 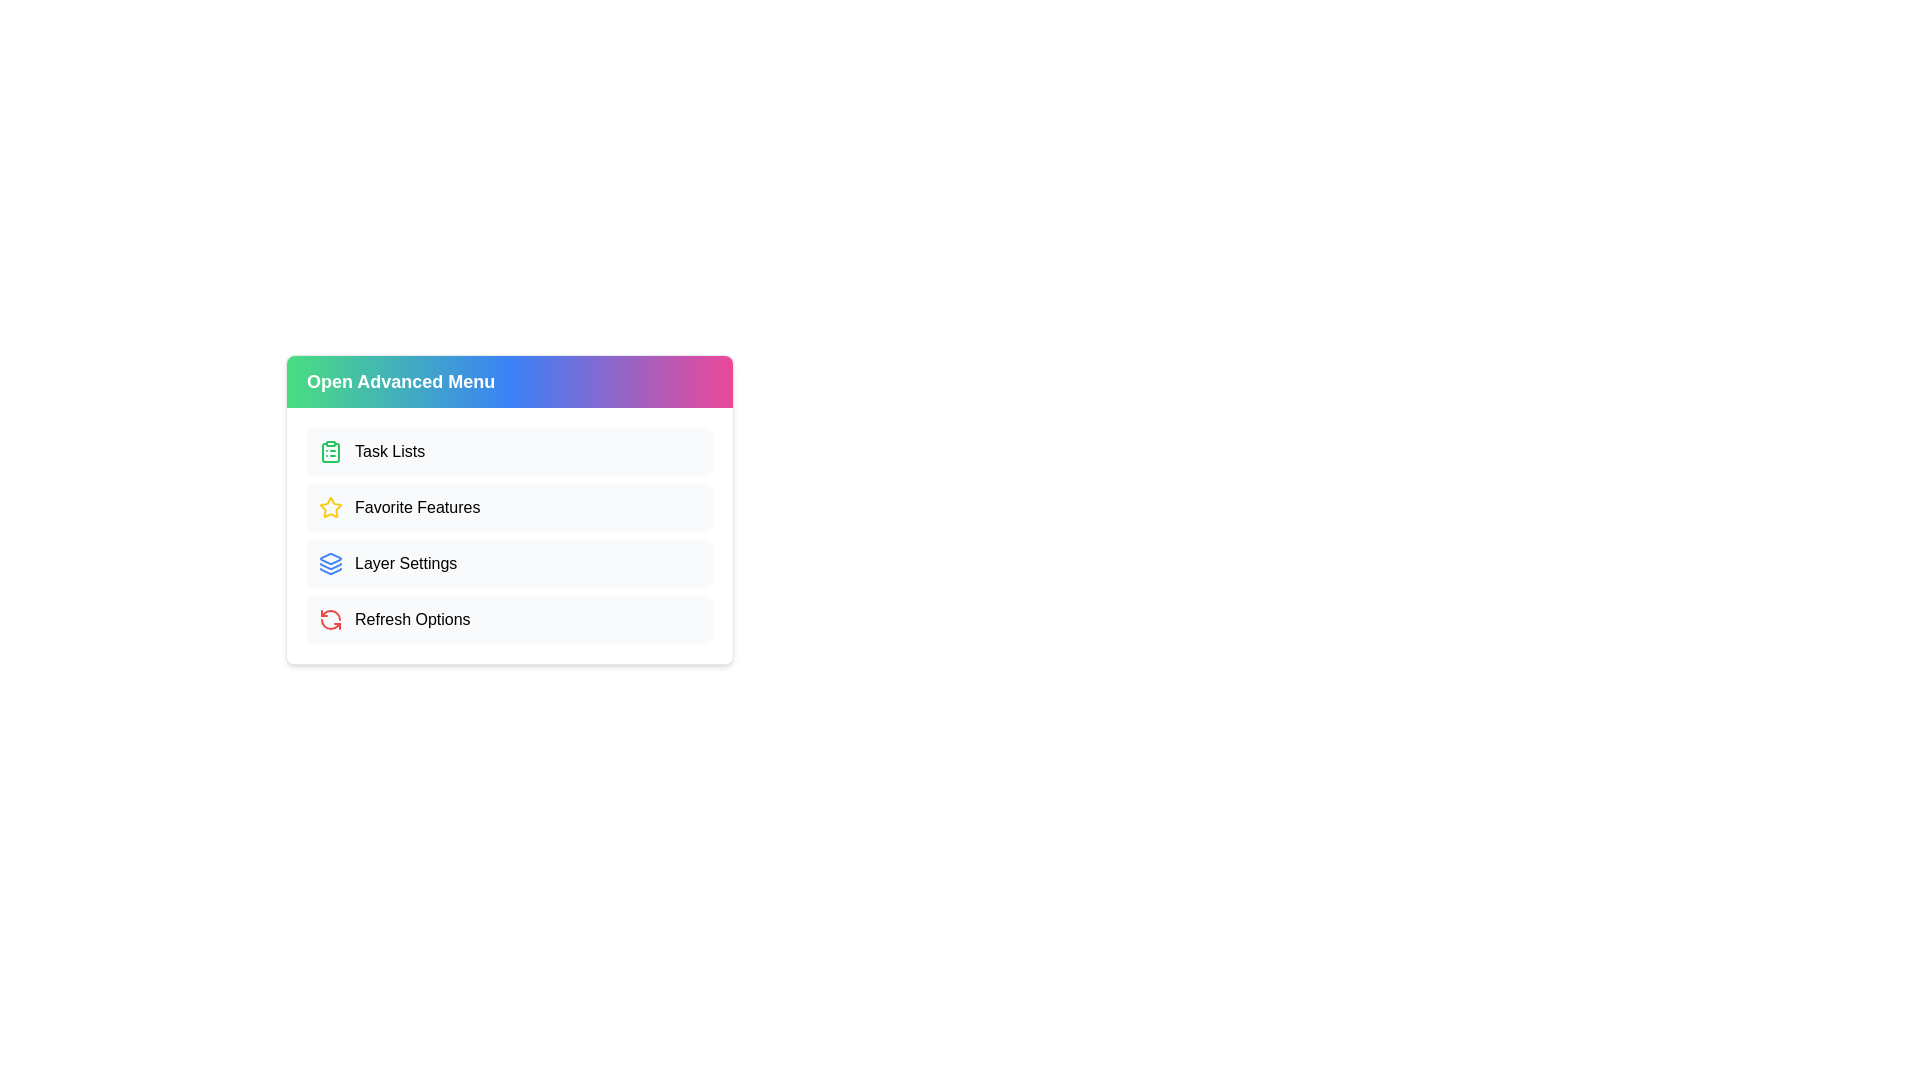 I want to click on the 'Layer Settings' option in the menu, so click(x=509, y=563).